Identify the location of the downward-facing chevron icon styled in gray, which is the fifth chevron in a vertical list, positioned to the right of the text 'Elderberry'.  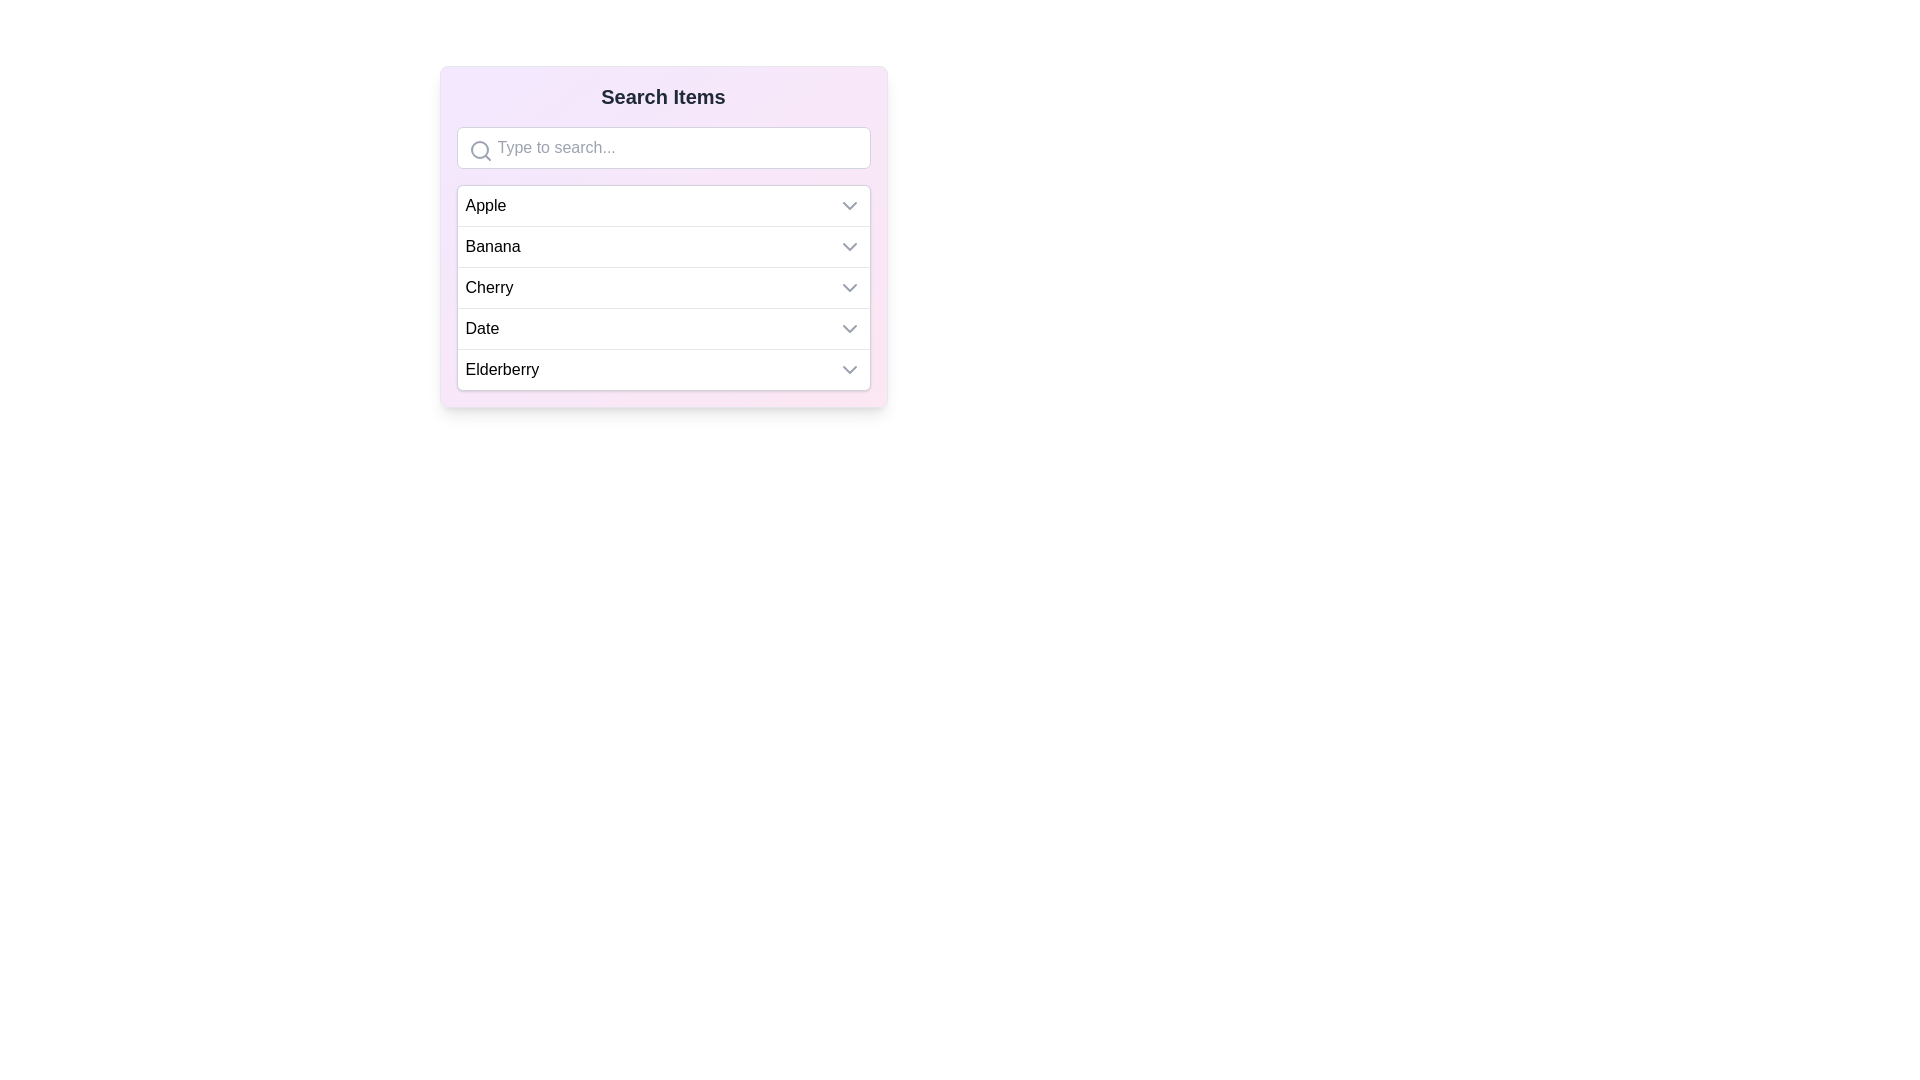
(849, 370).